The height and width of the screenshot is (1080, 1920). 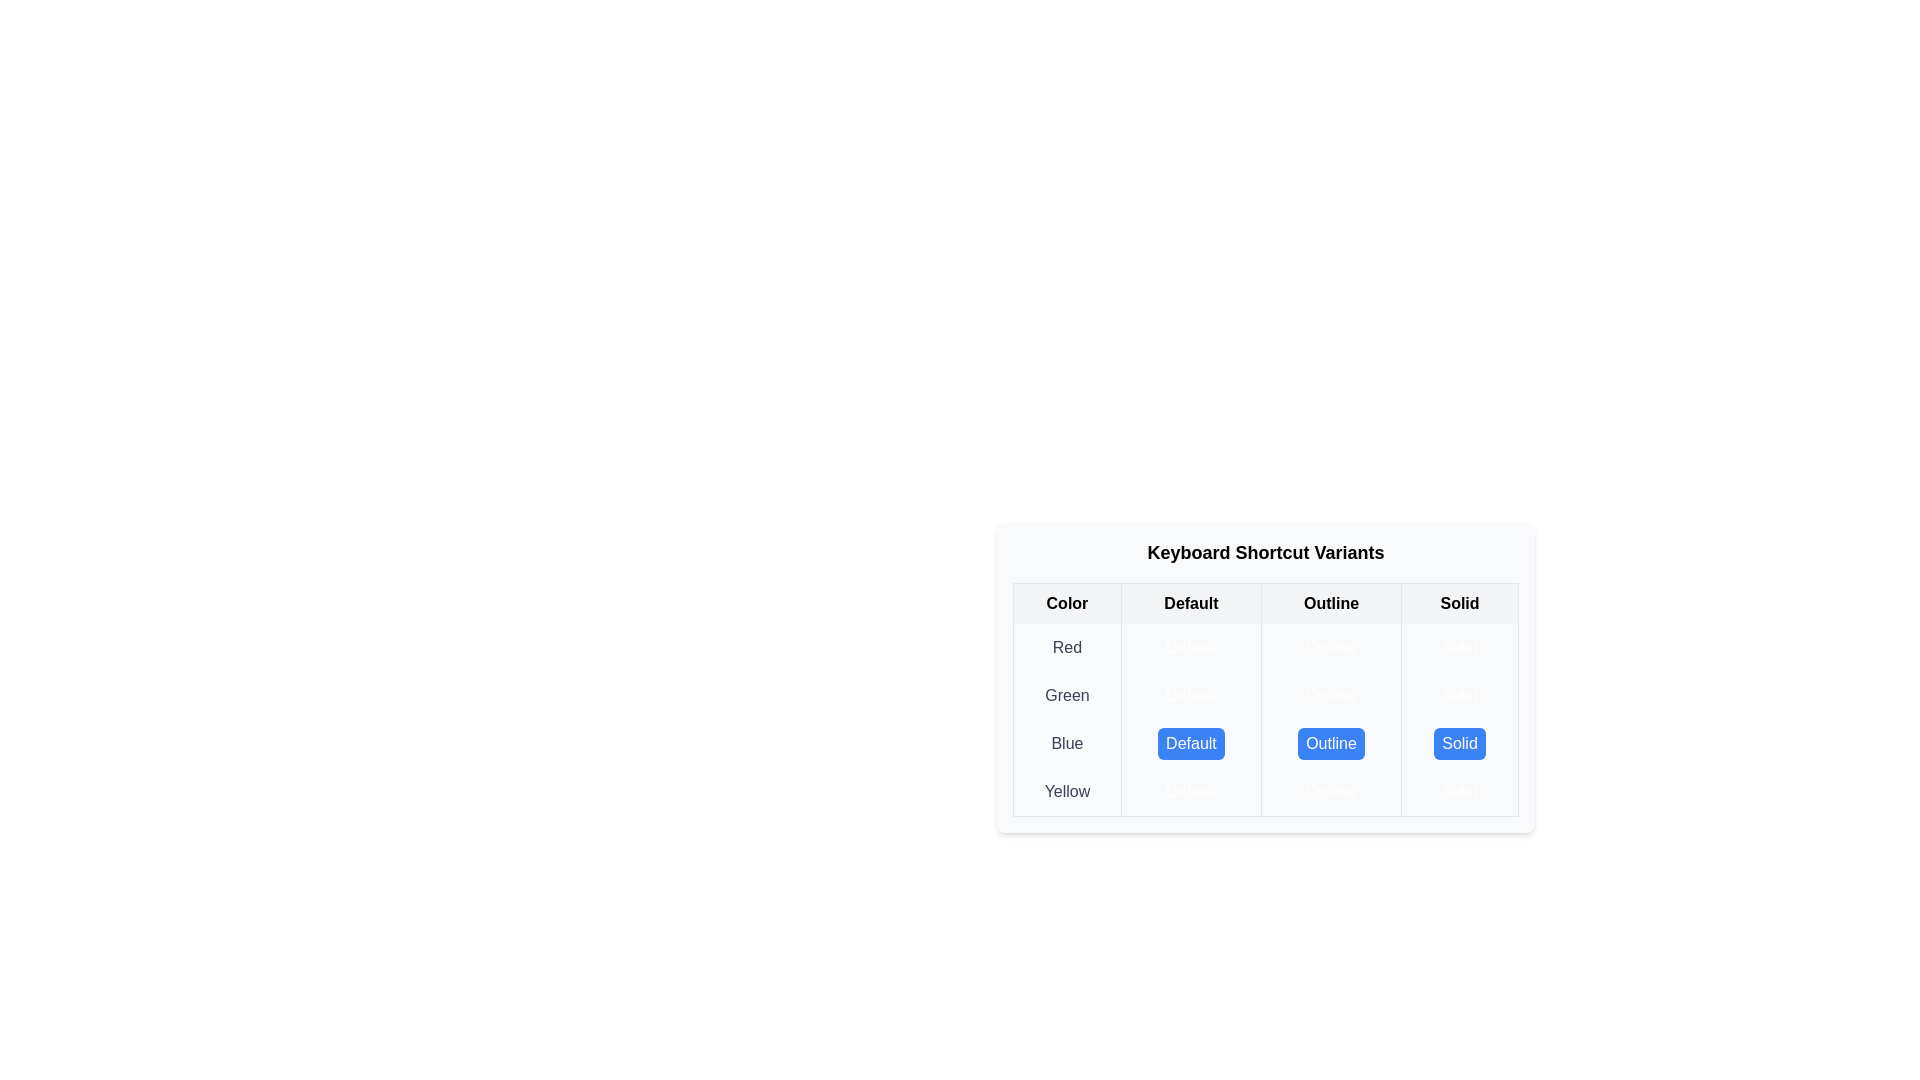 What do you see at coordinates (1331, 602) in the screenshot?
I see `text of the column header labeled 'Outline' in the table under 'Keyboard Shortcut Variants'` at bounding box center [1331, 602].